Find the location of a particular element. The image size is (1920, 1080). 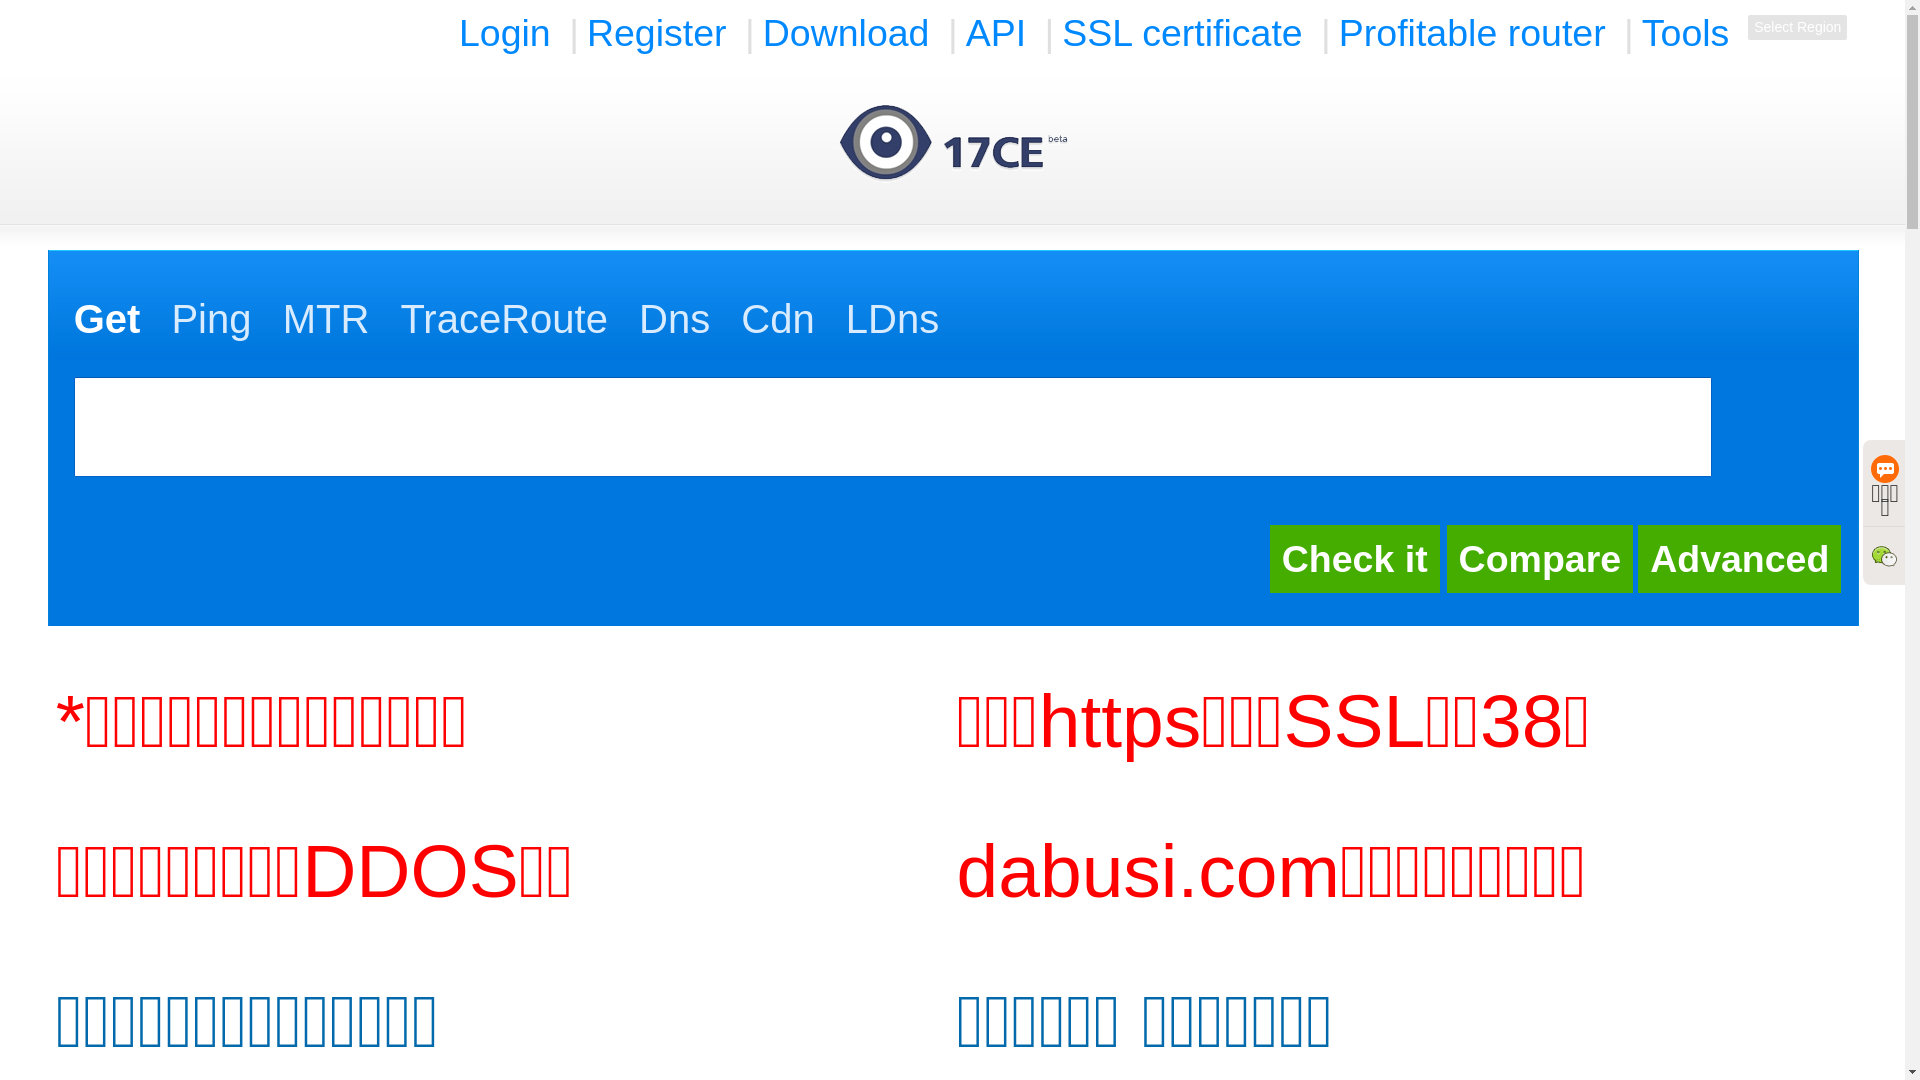

'Get' is located at coordinates (73, 318).